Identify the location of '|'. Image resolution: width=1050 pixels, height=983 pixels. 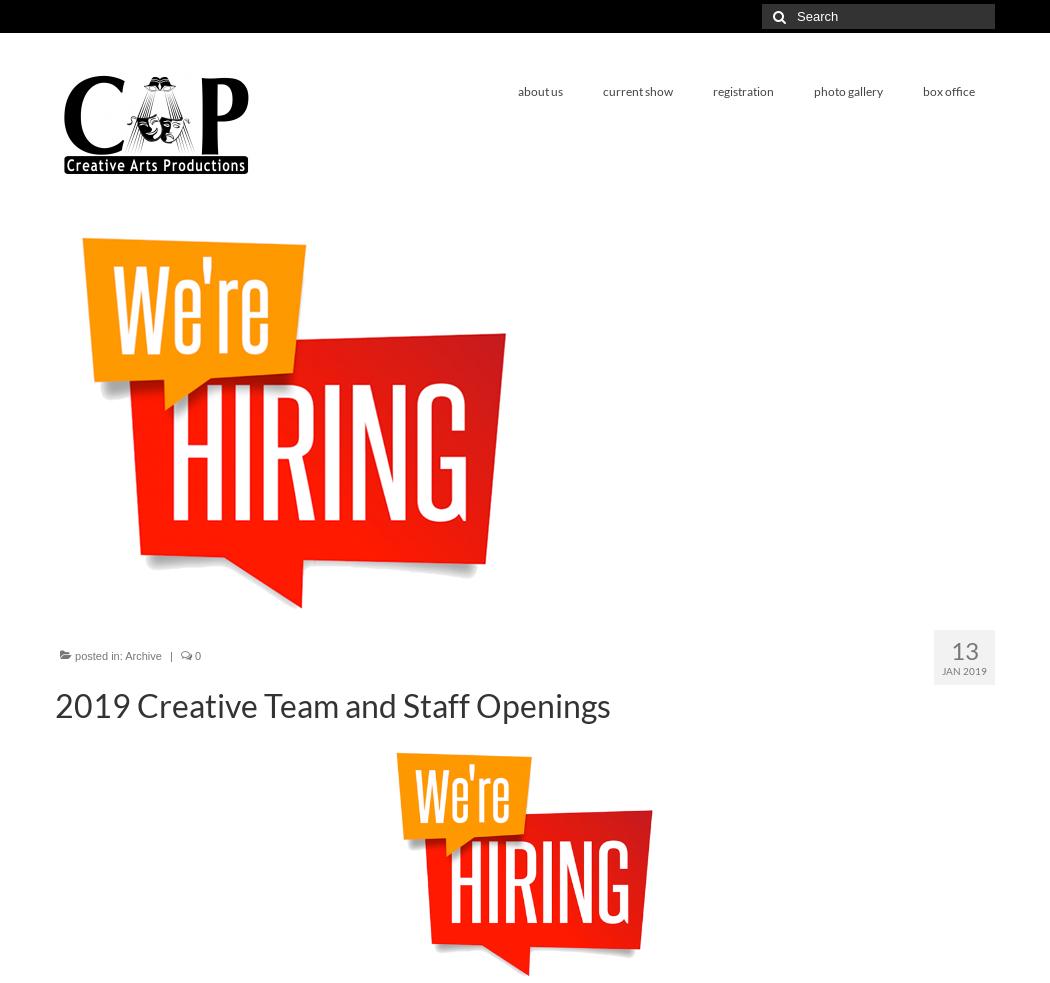
(170, 655).